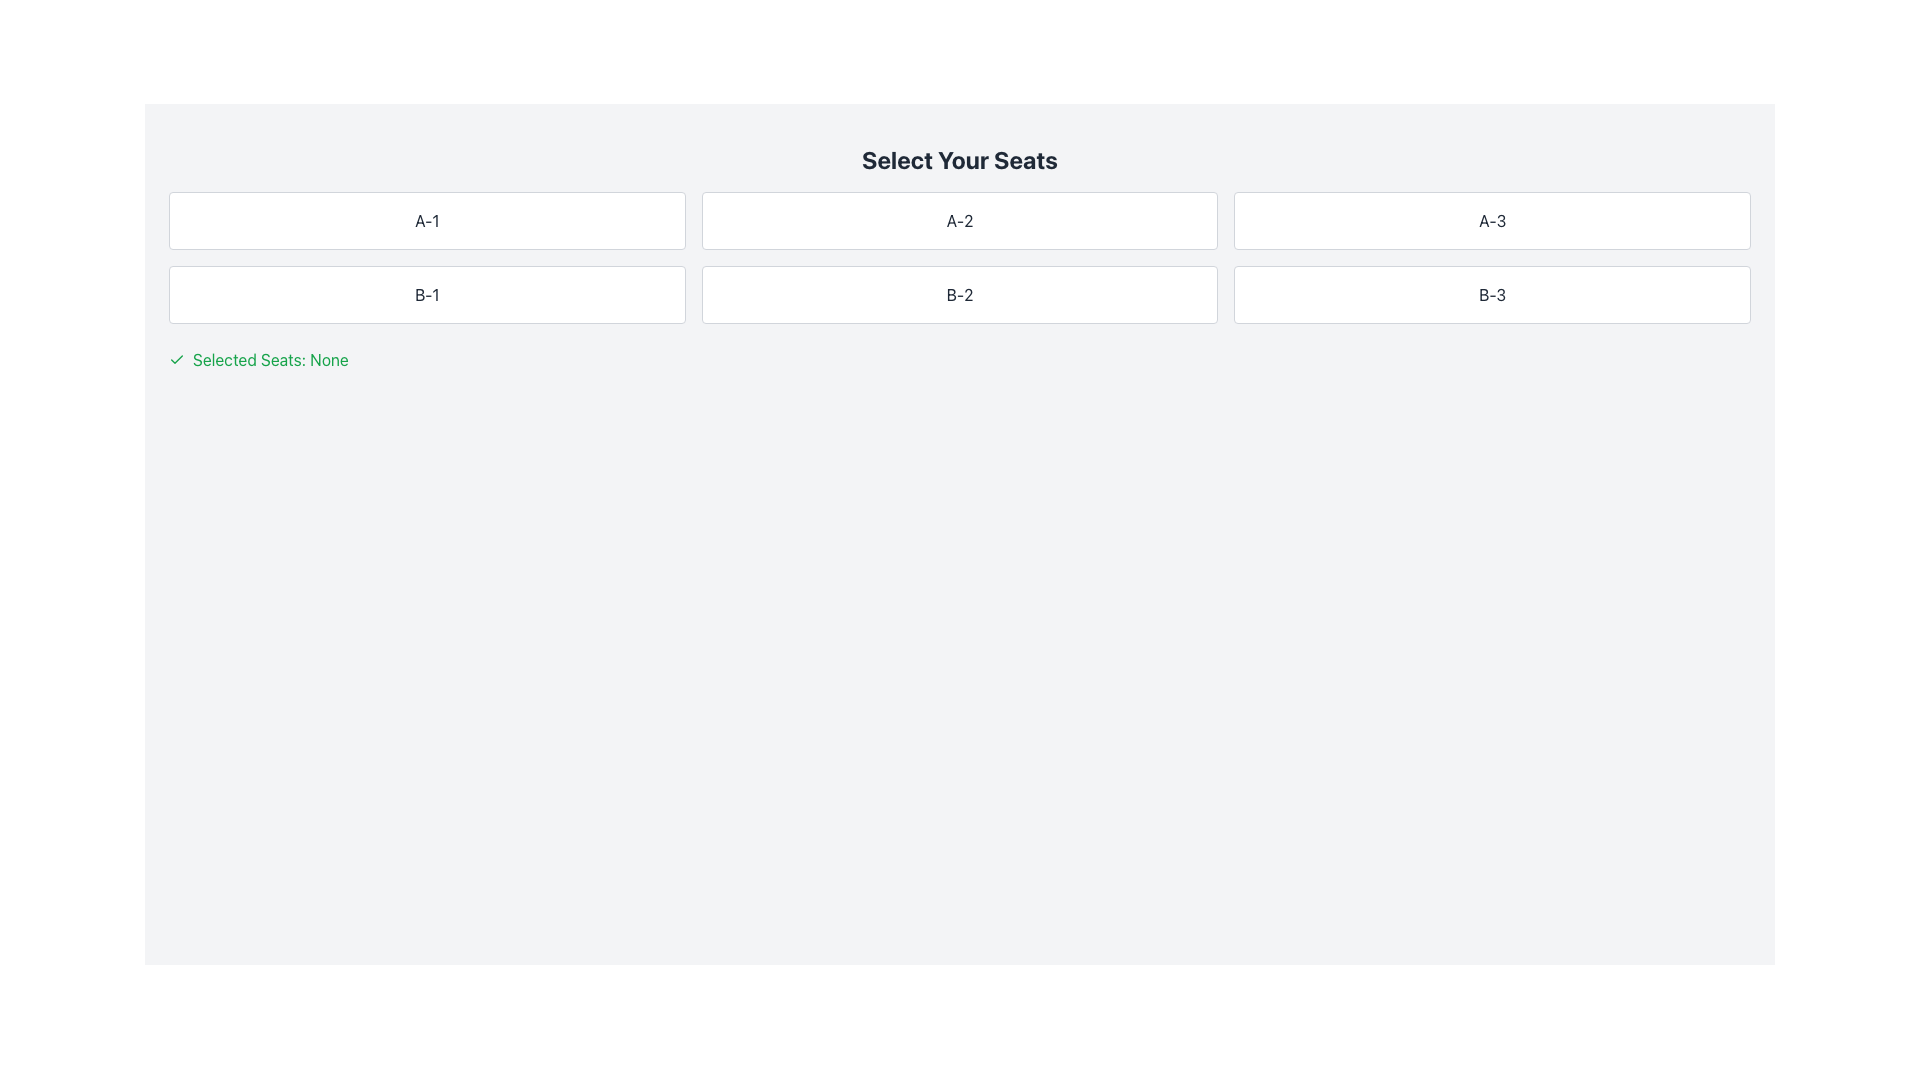  Describe the element at coordinates (426, 220) in the screenshot. I see `the rectangular button labeled 'A-1' located in the top-left corner of the grid layout` at that location.